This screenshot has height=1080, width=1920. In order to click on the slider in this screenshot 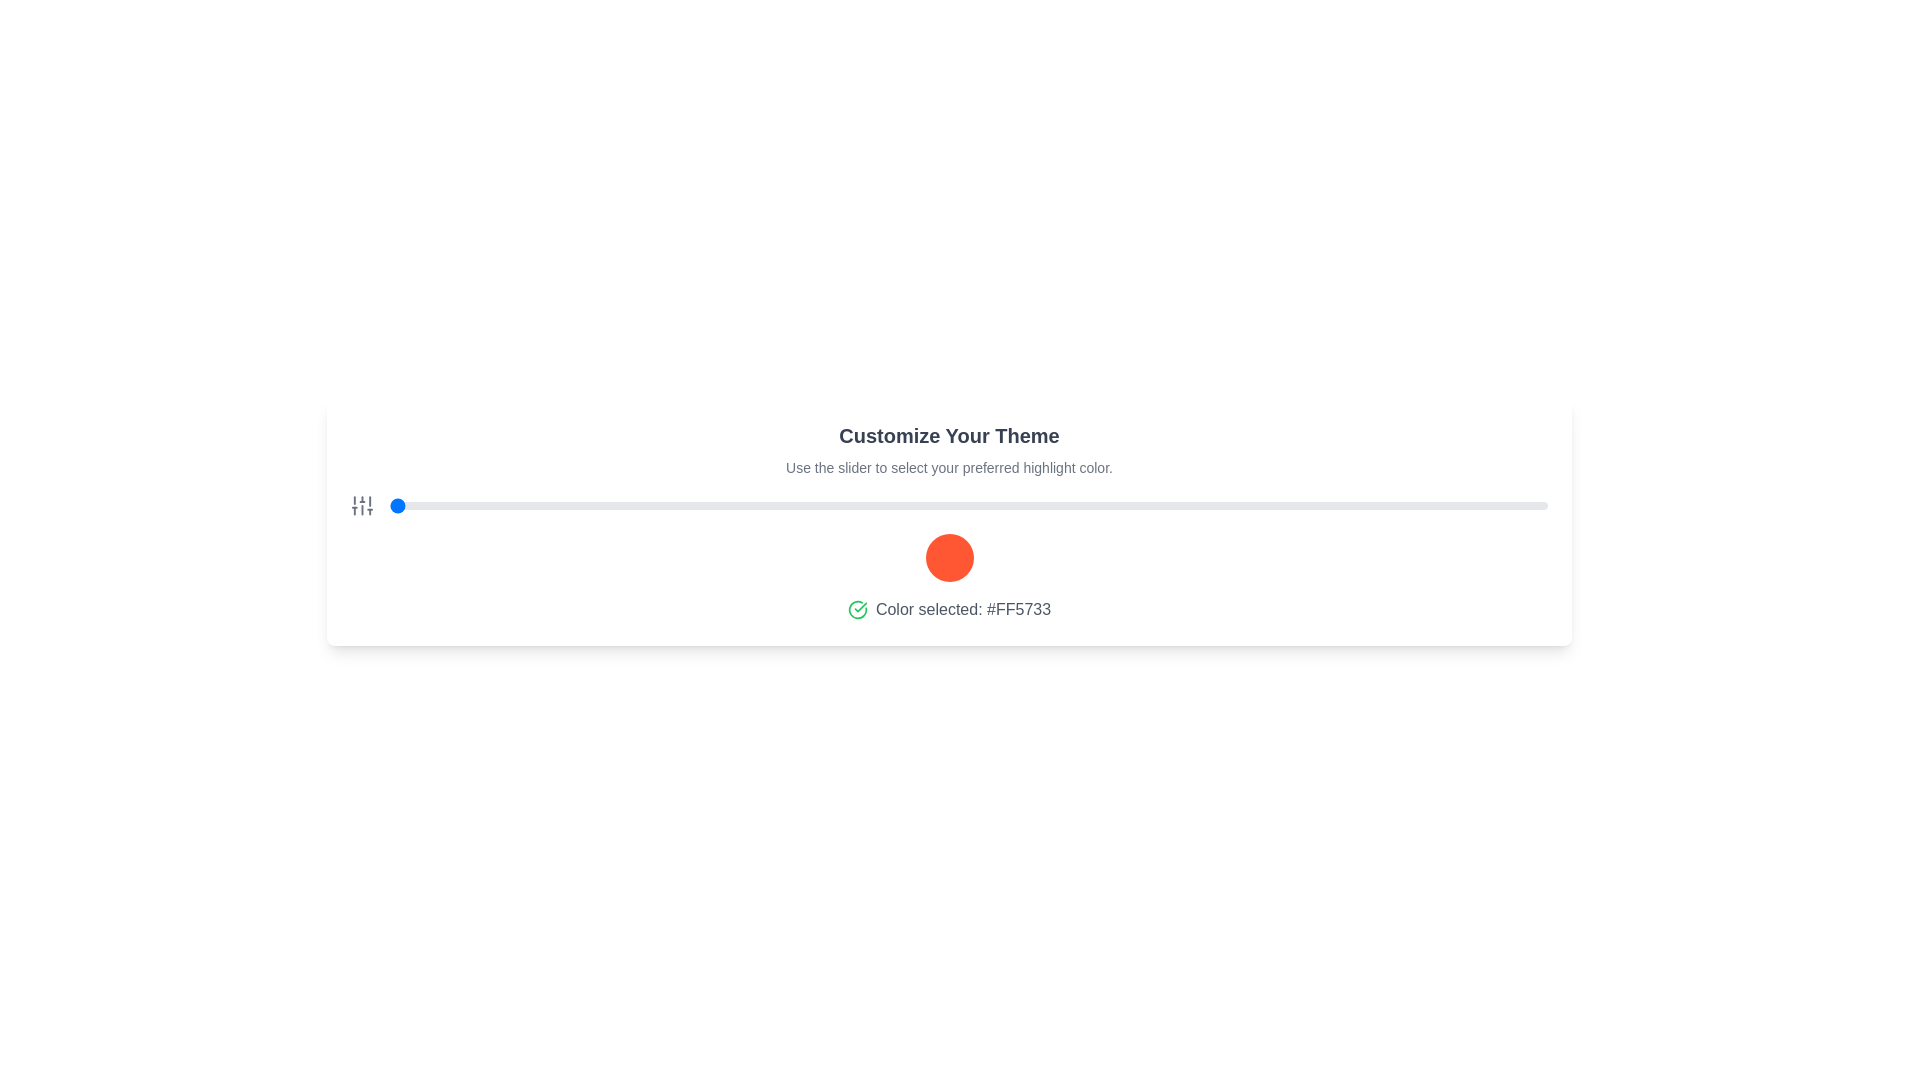, I will do `click(496, 504)`.